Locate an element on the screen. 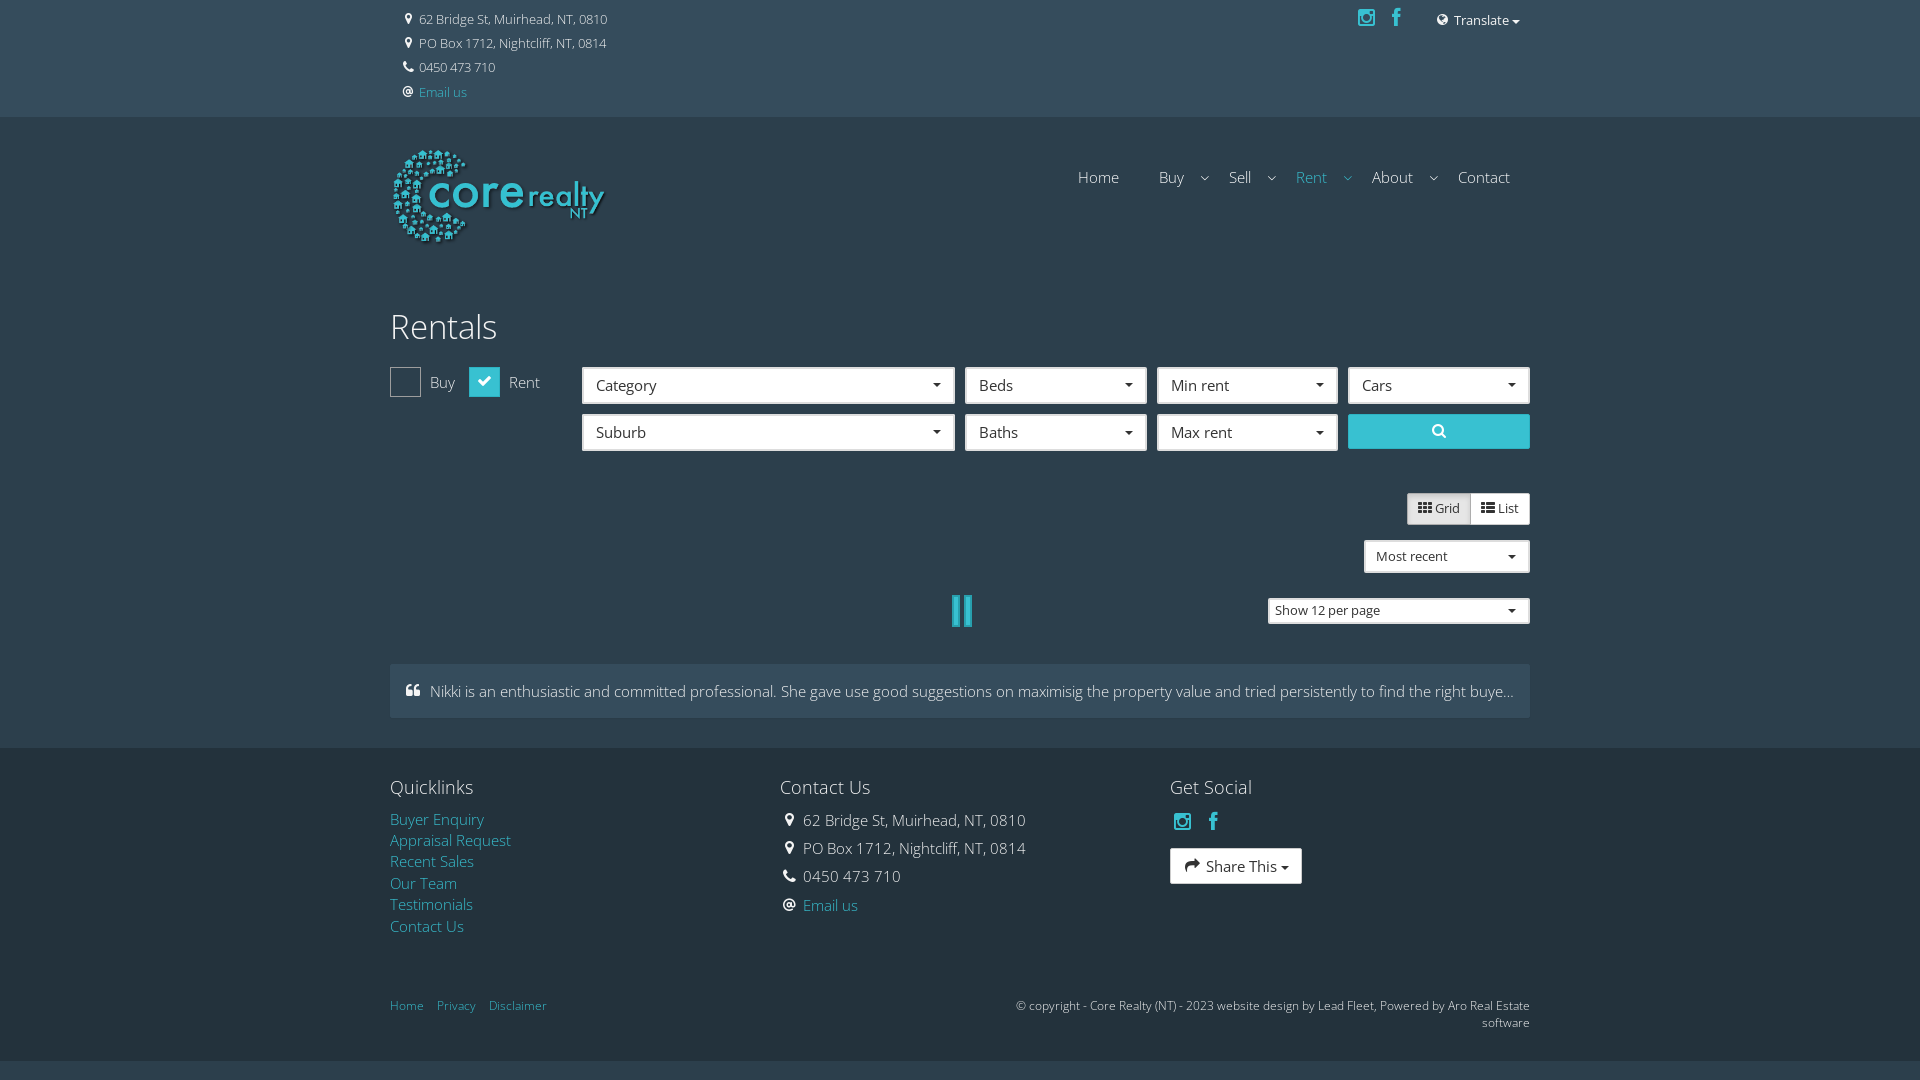  'Core Realty (NT)' is located at coordinates (499, 196).